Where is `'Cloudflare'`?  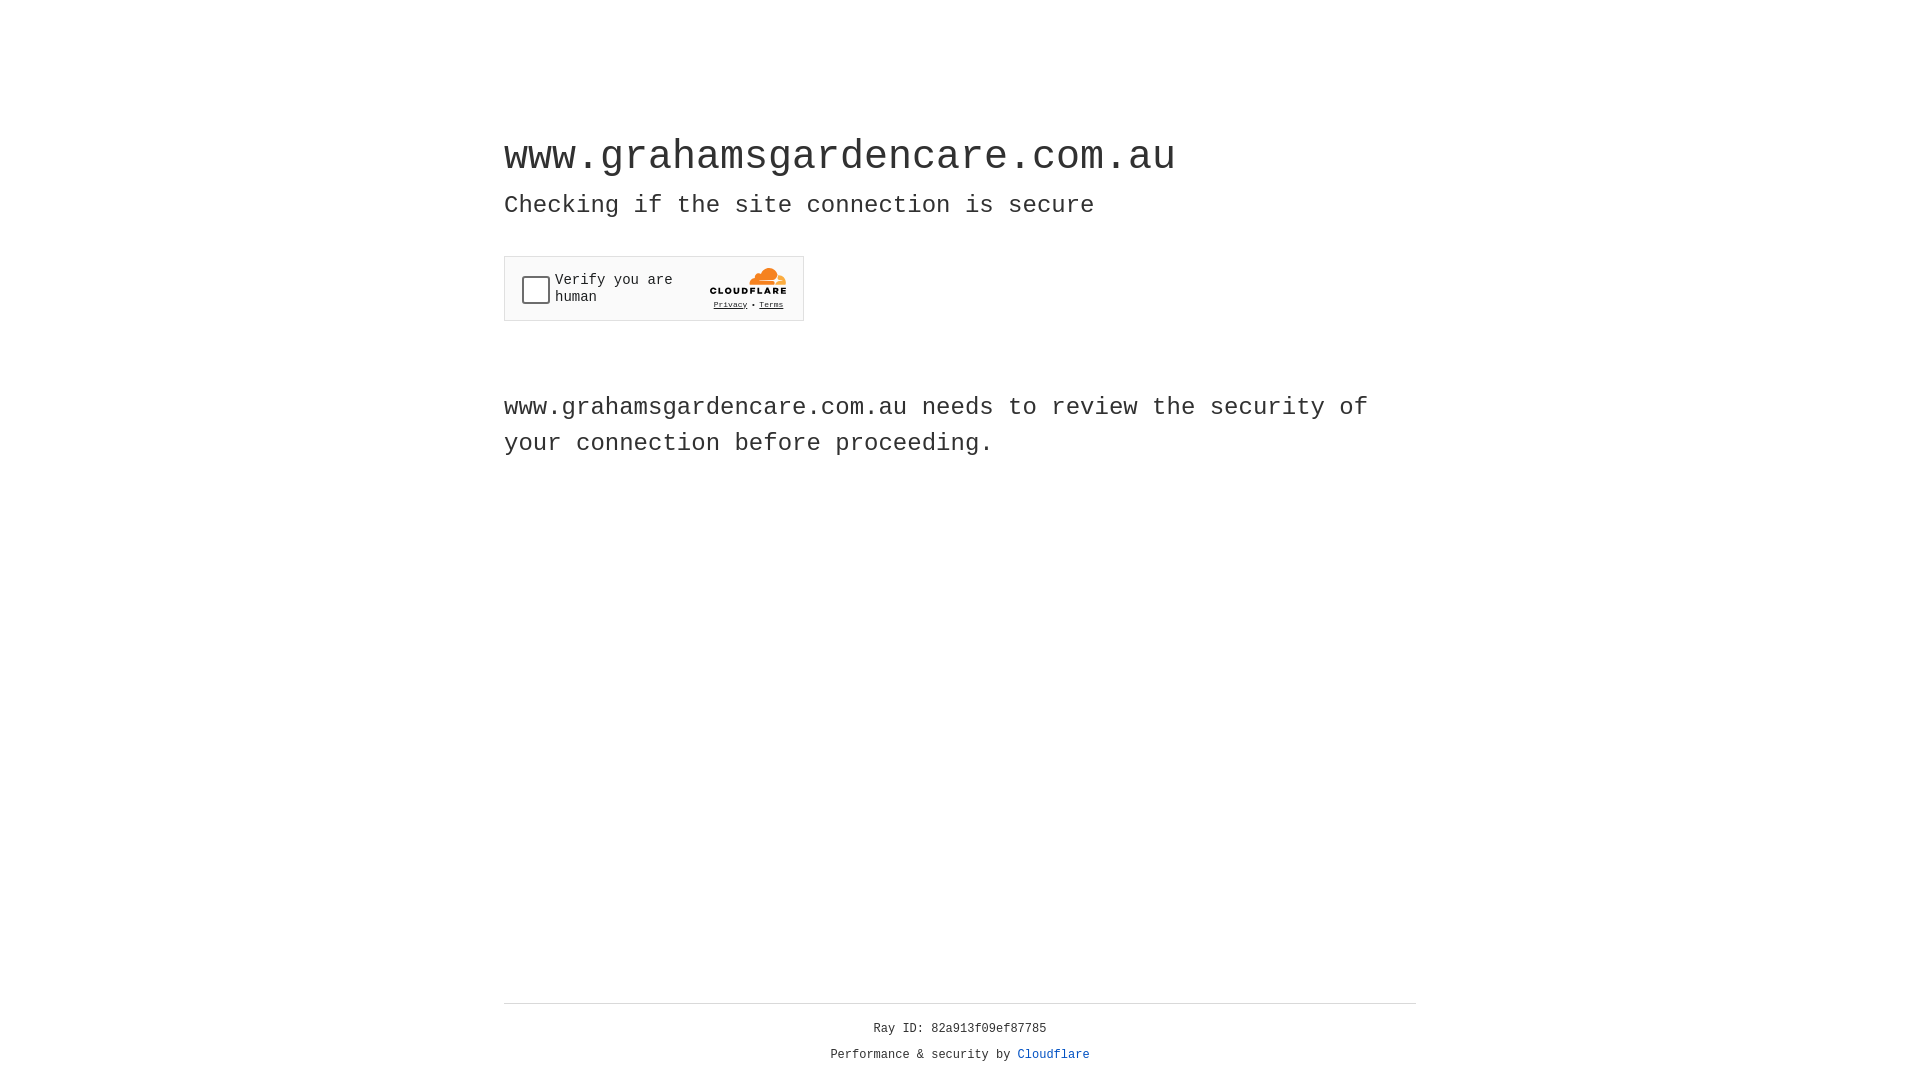 'Cloudflare' is located at coordinates (1053, 1054).